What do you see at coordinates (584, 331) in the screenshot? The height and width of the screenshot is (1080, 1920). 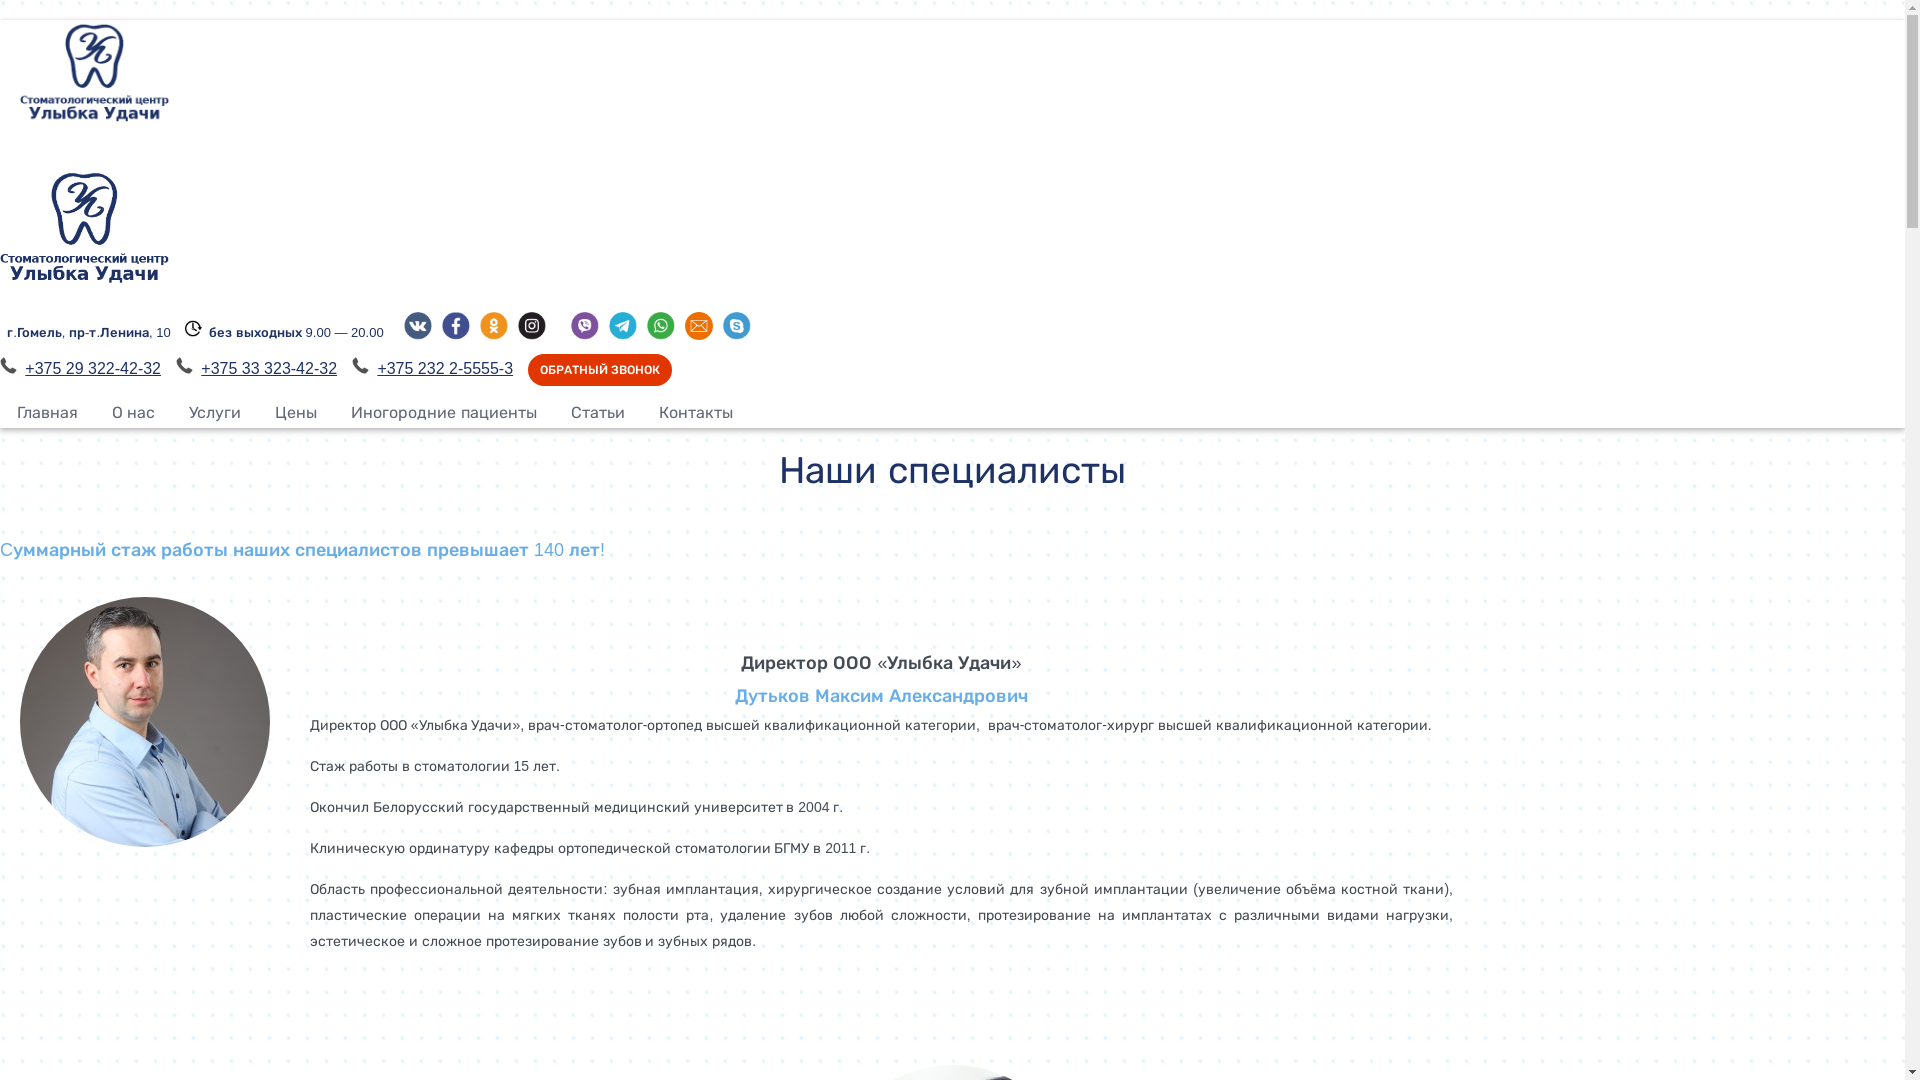 I see `'Viber'` at bounding box center [584, 331].